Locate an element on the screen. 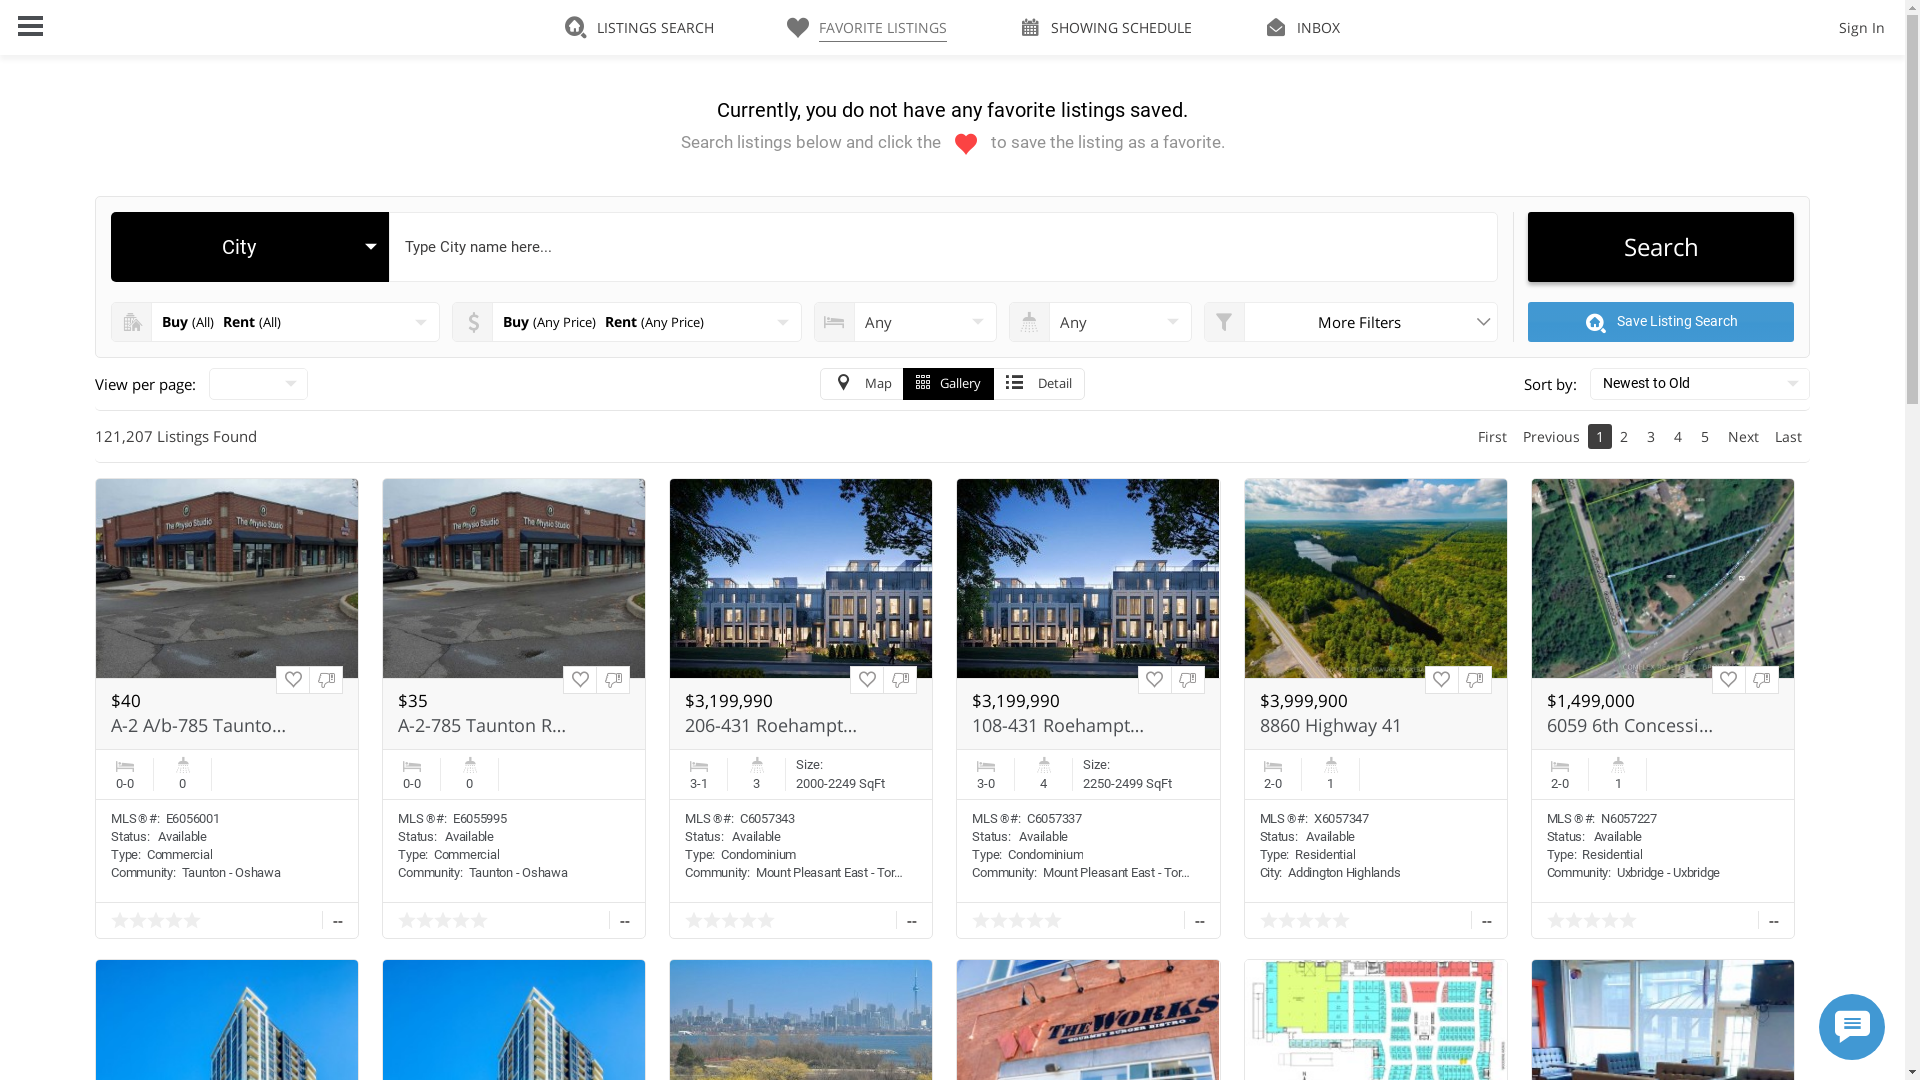 This screenshot has width=1920, height=1080. 'FAVORITE LISTINGS' is located at coordinates (786, 27).